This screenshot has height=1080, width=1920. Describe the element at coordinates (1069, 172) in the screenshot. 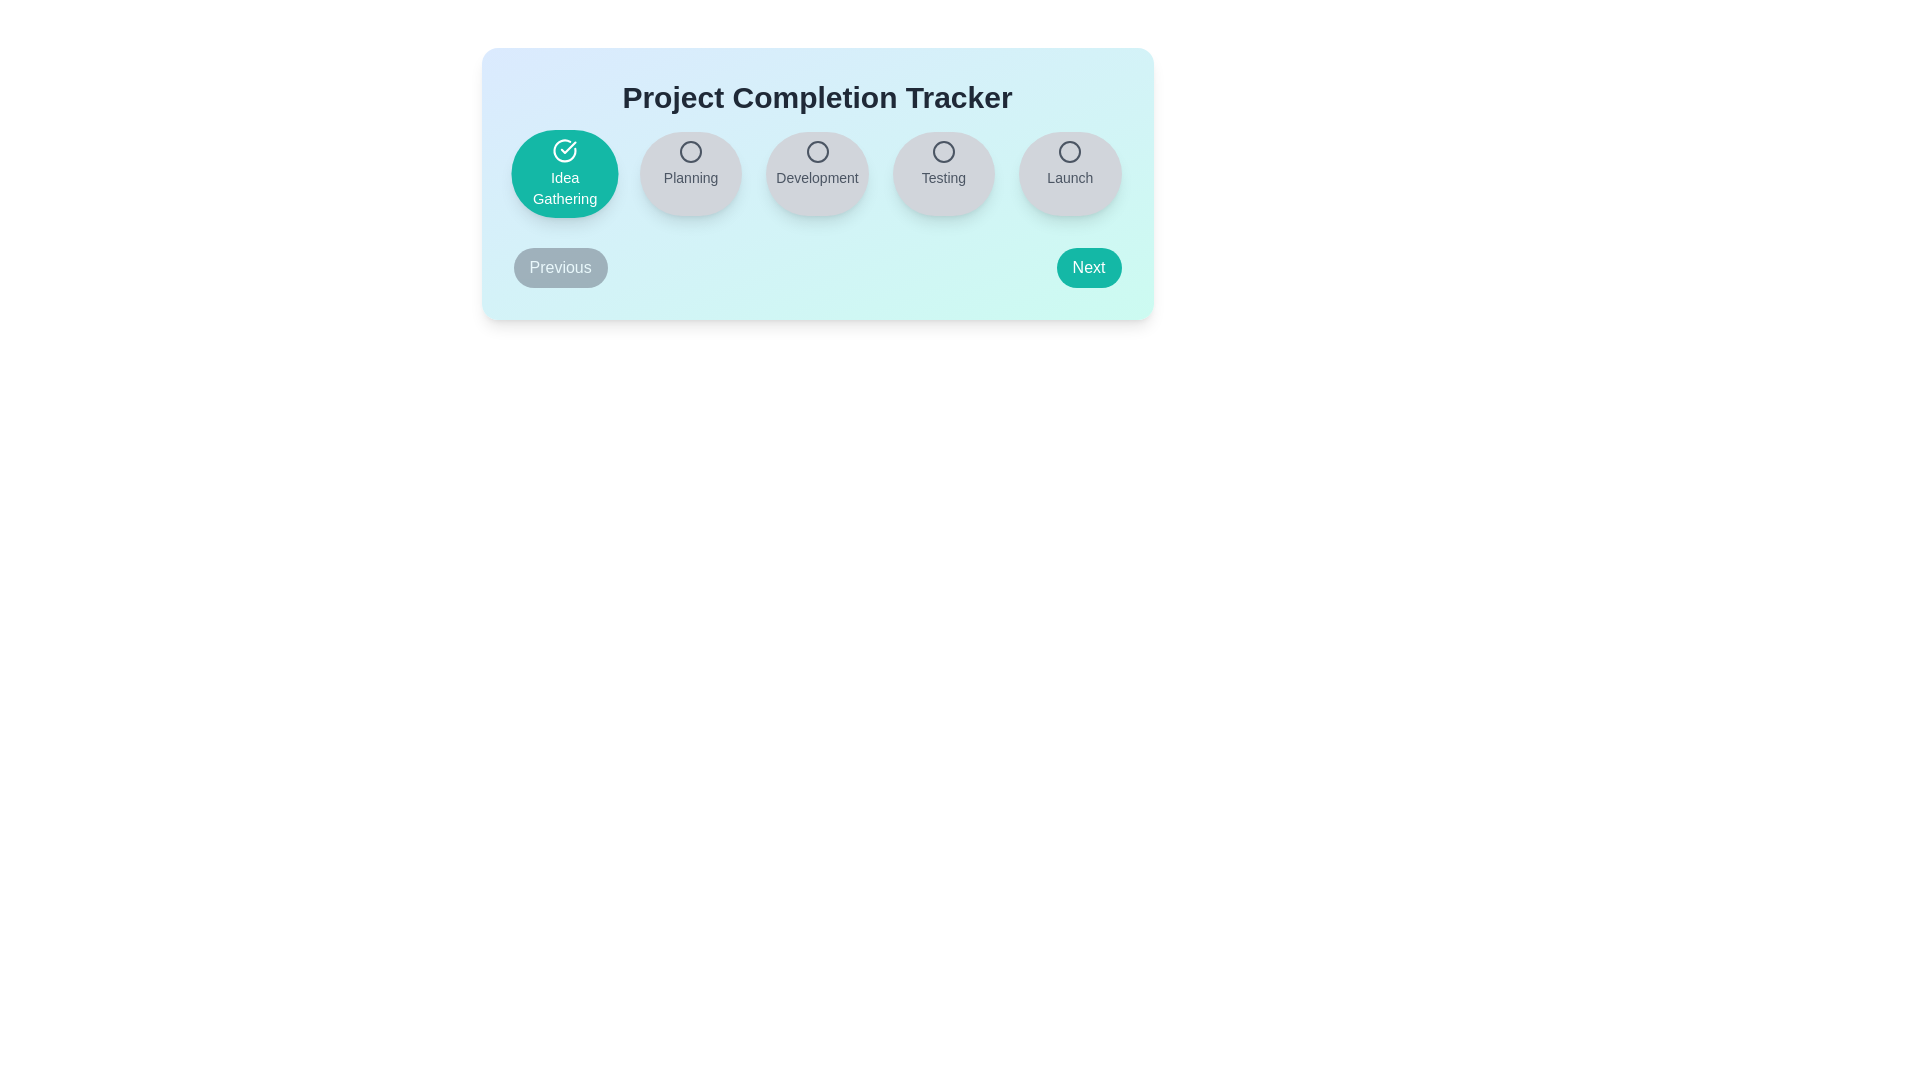

I see `the 'Launch' button, which is a rounded button with a light gray background located at the far right of a sequence of five buttons representing different stages of a process` at that location.